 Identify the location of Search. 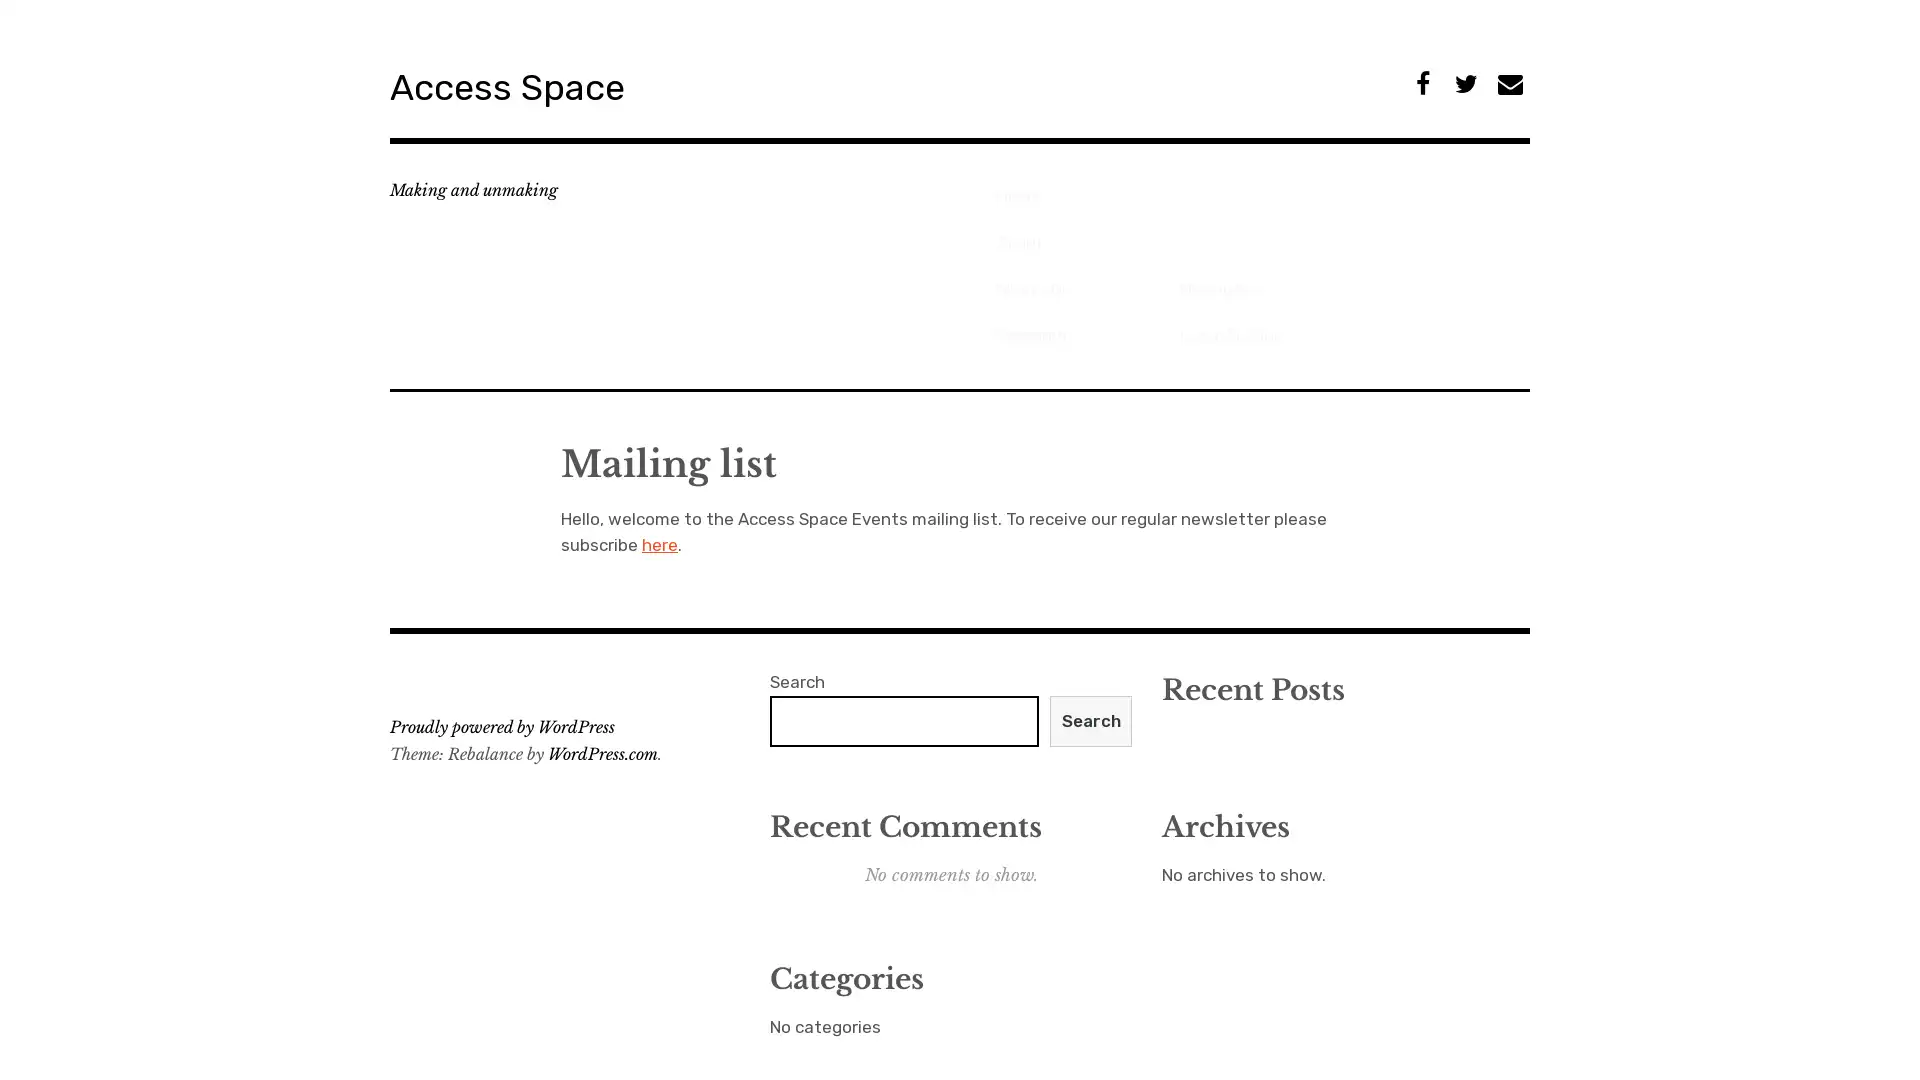
(1089, 614).